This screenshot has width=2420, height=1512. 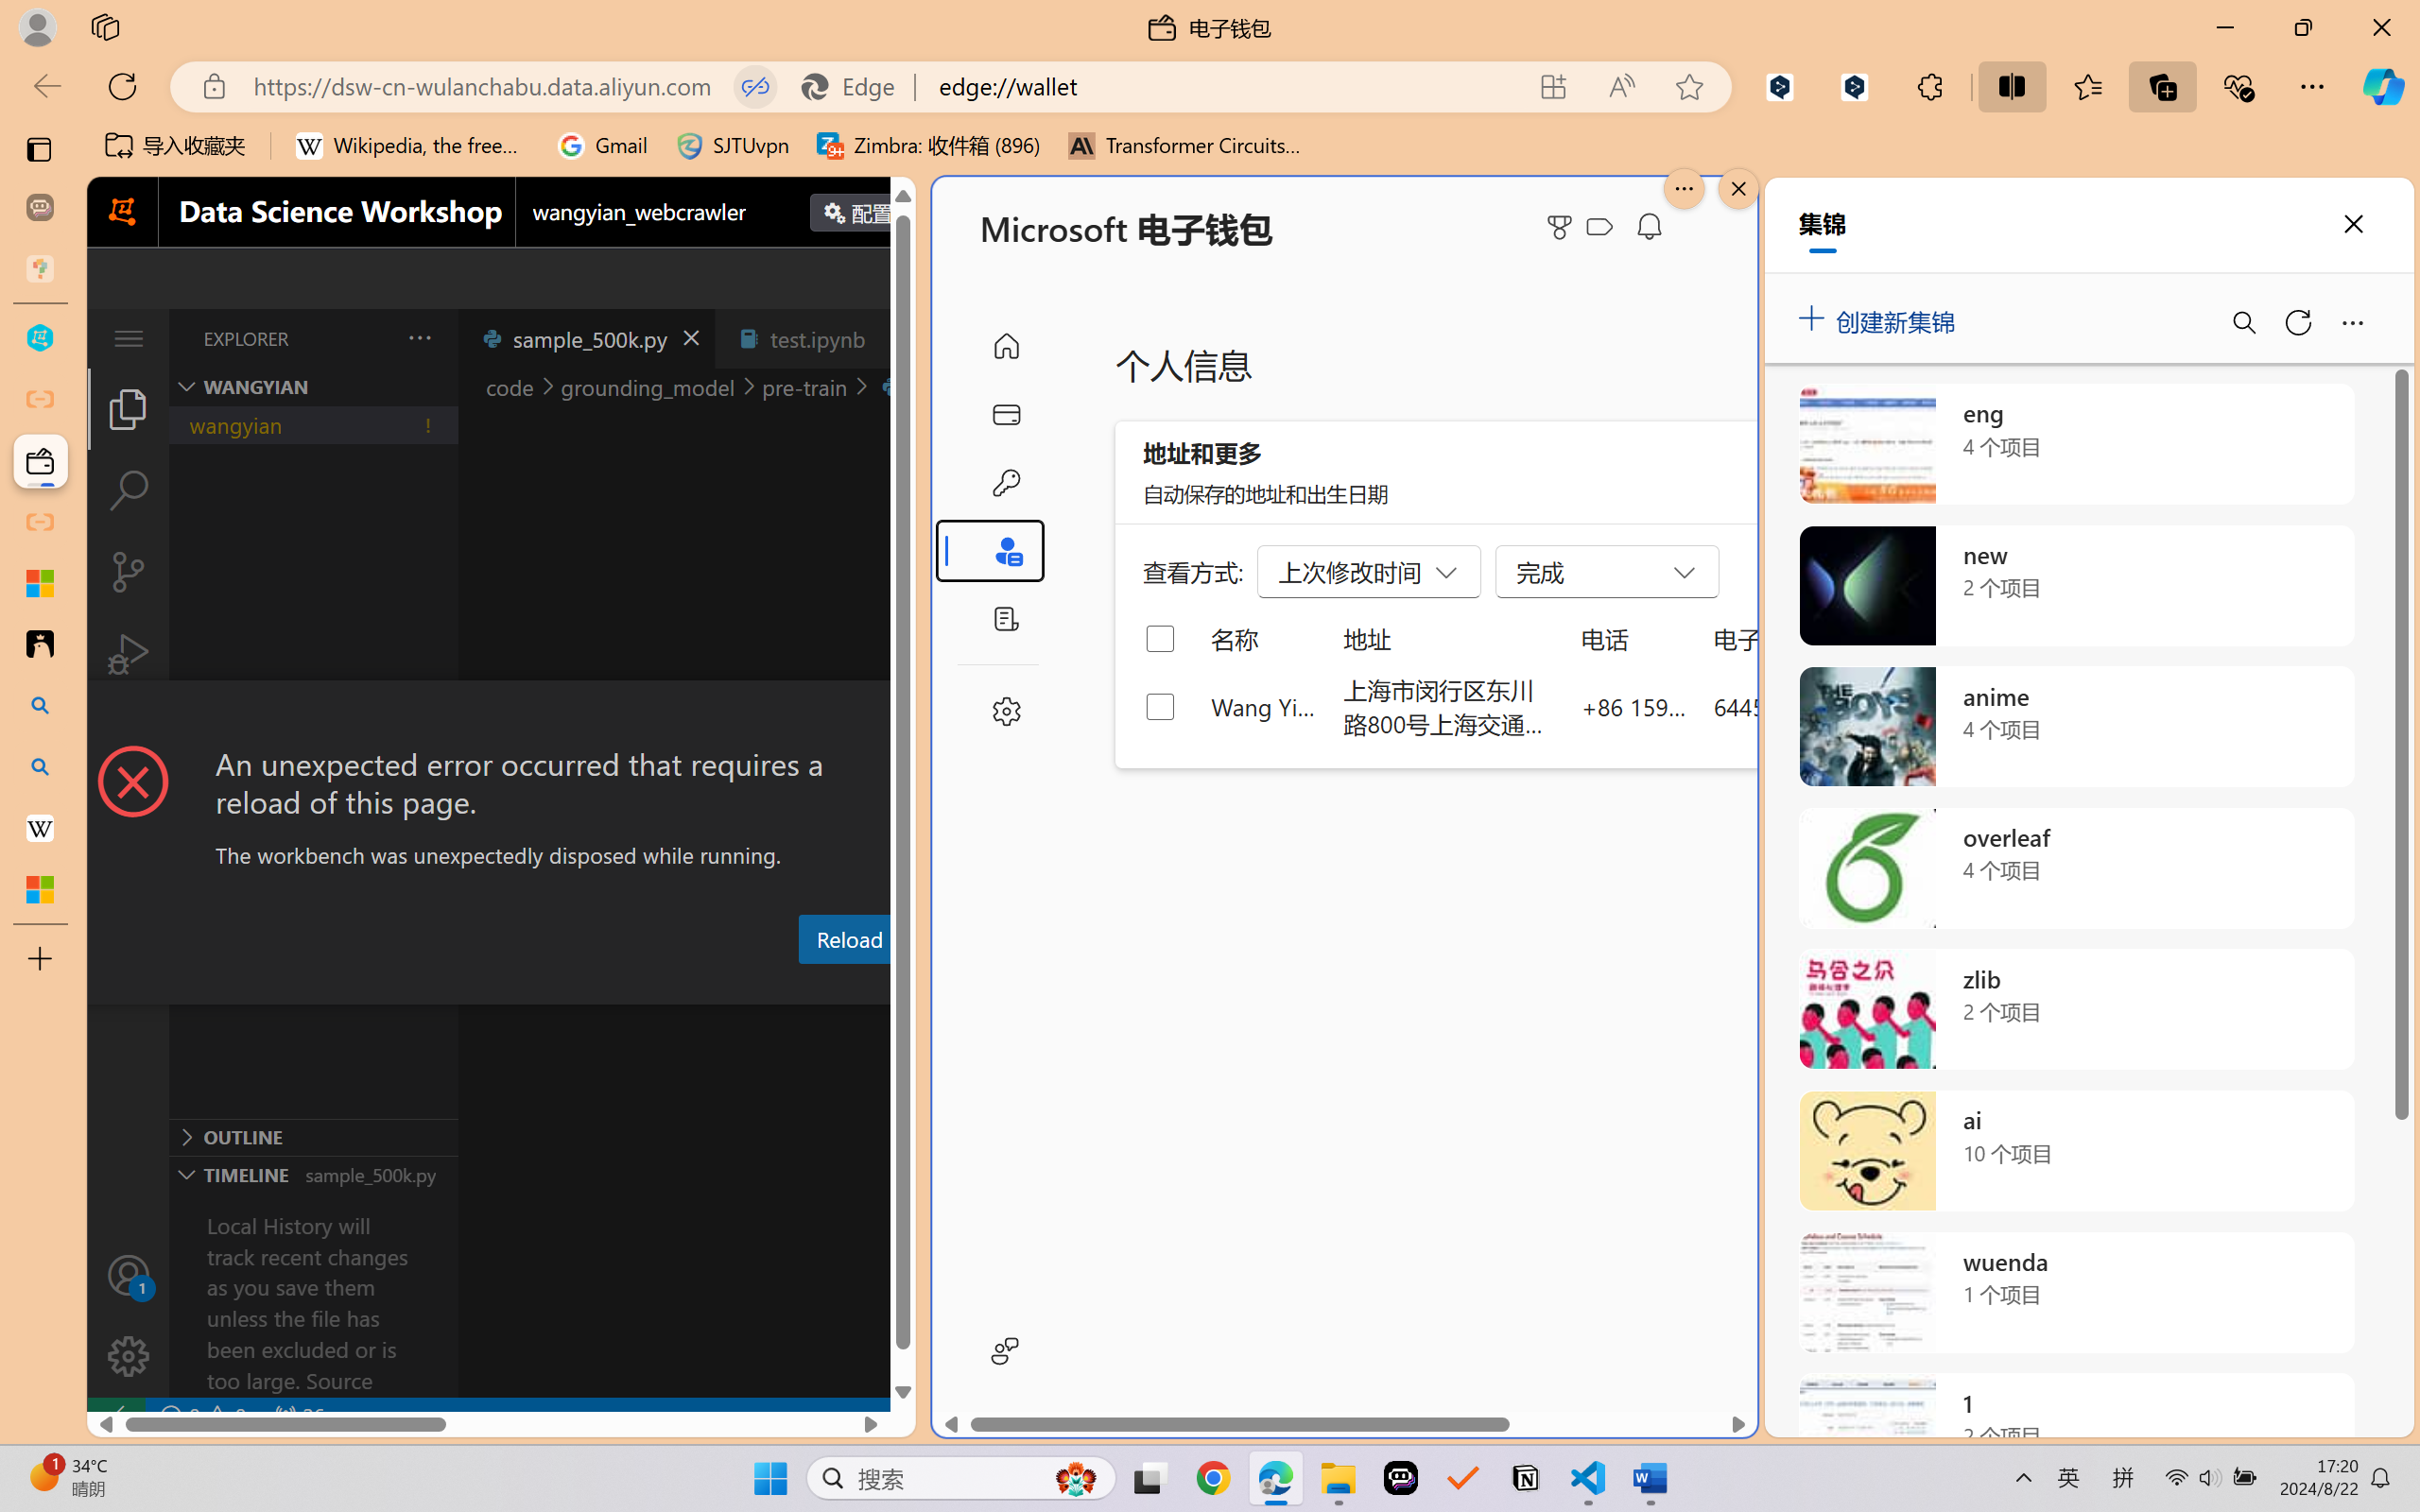 I want to click on 'test.ipynb', so click(x=817, y=337).